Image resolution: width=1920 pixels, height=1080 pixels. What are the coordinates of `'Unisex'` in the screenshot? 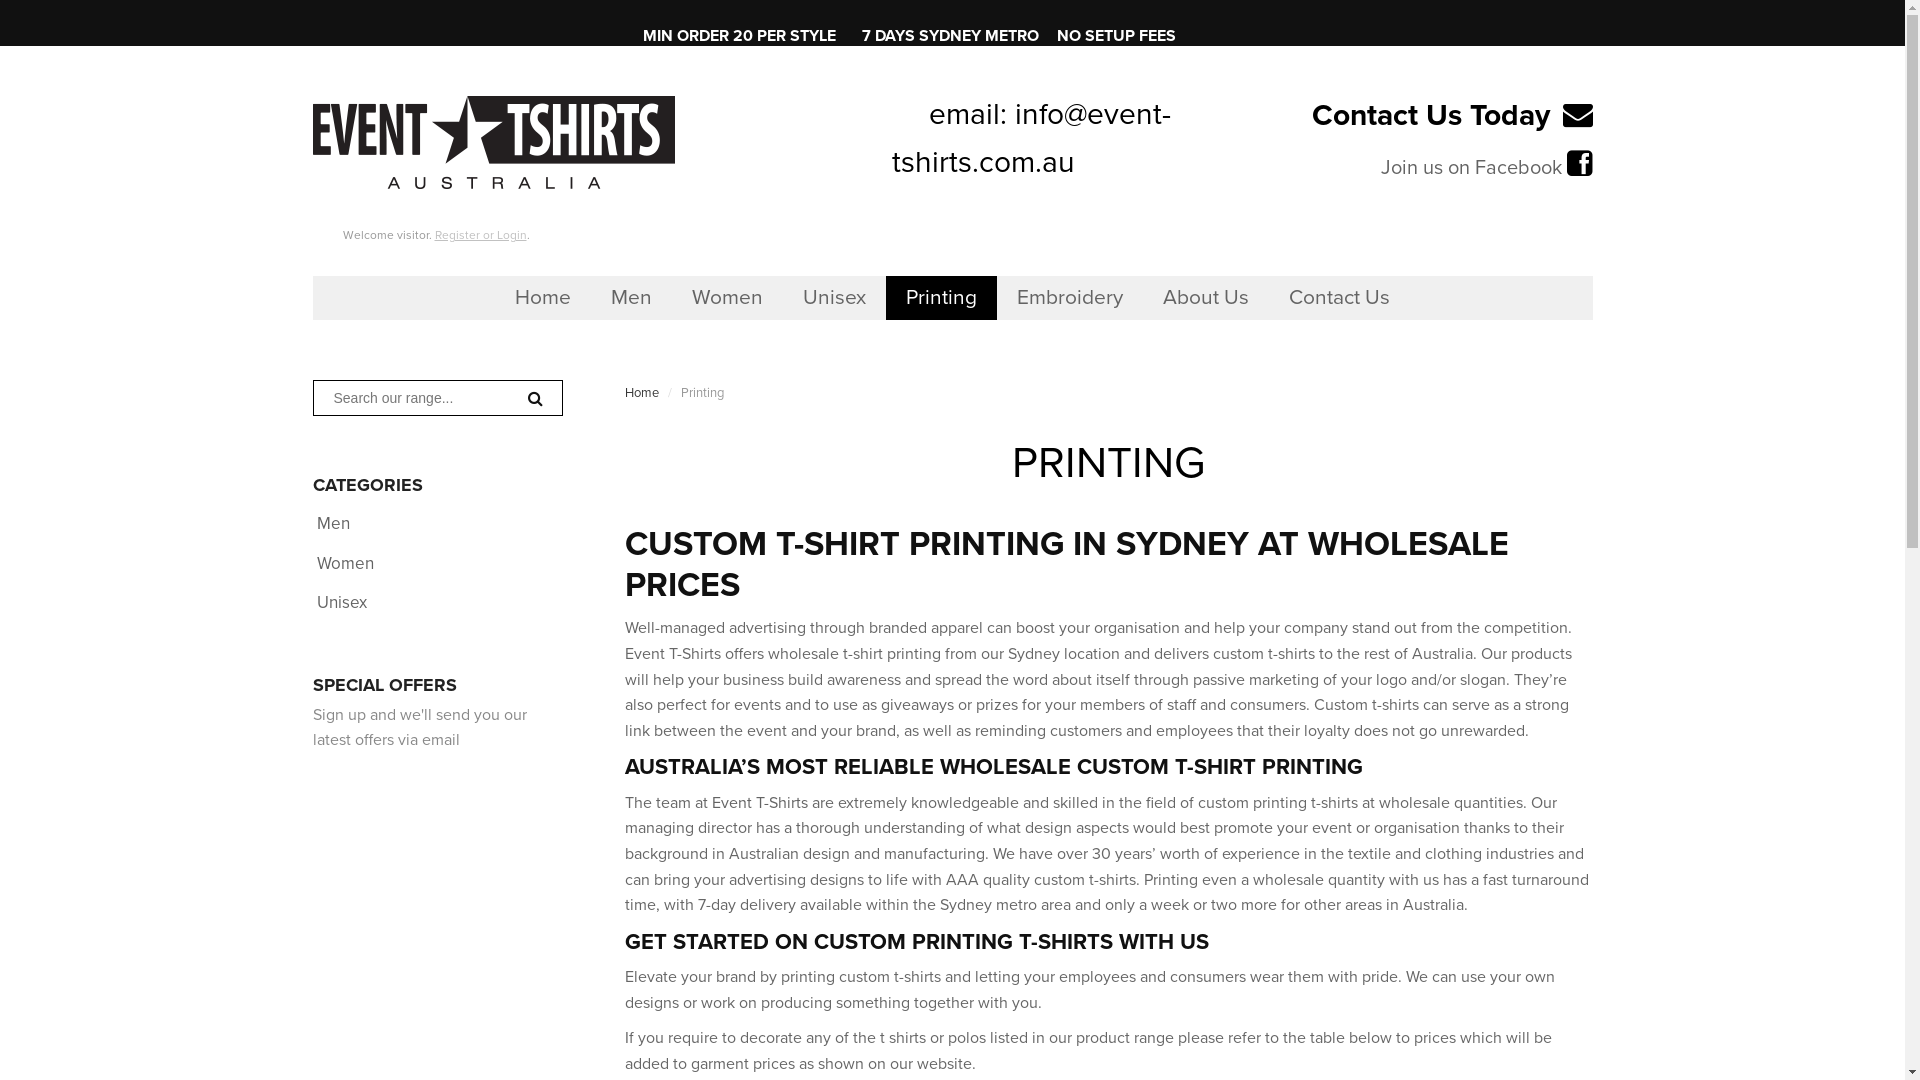 It's located at (340, 601).